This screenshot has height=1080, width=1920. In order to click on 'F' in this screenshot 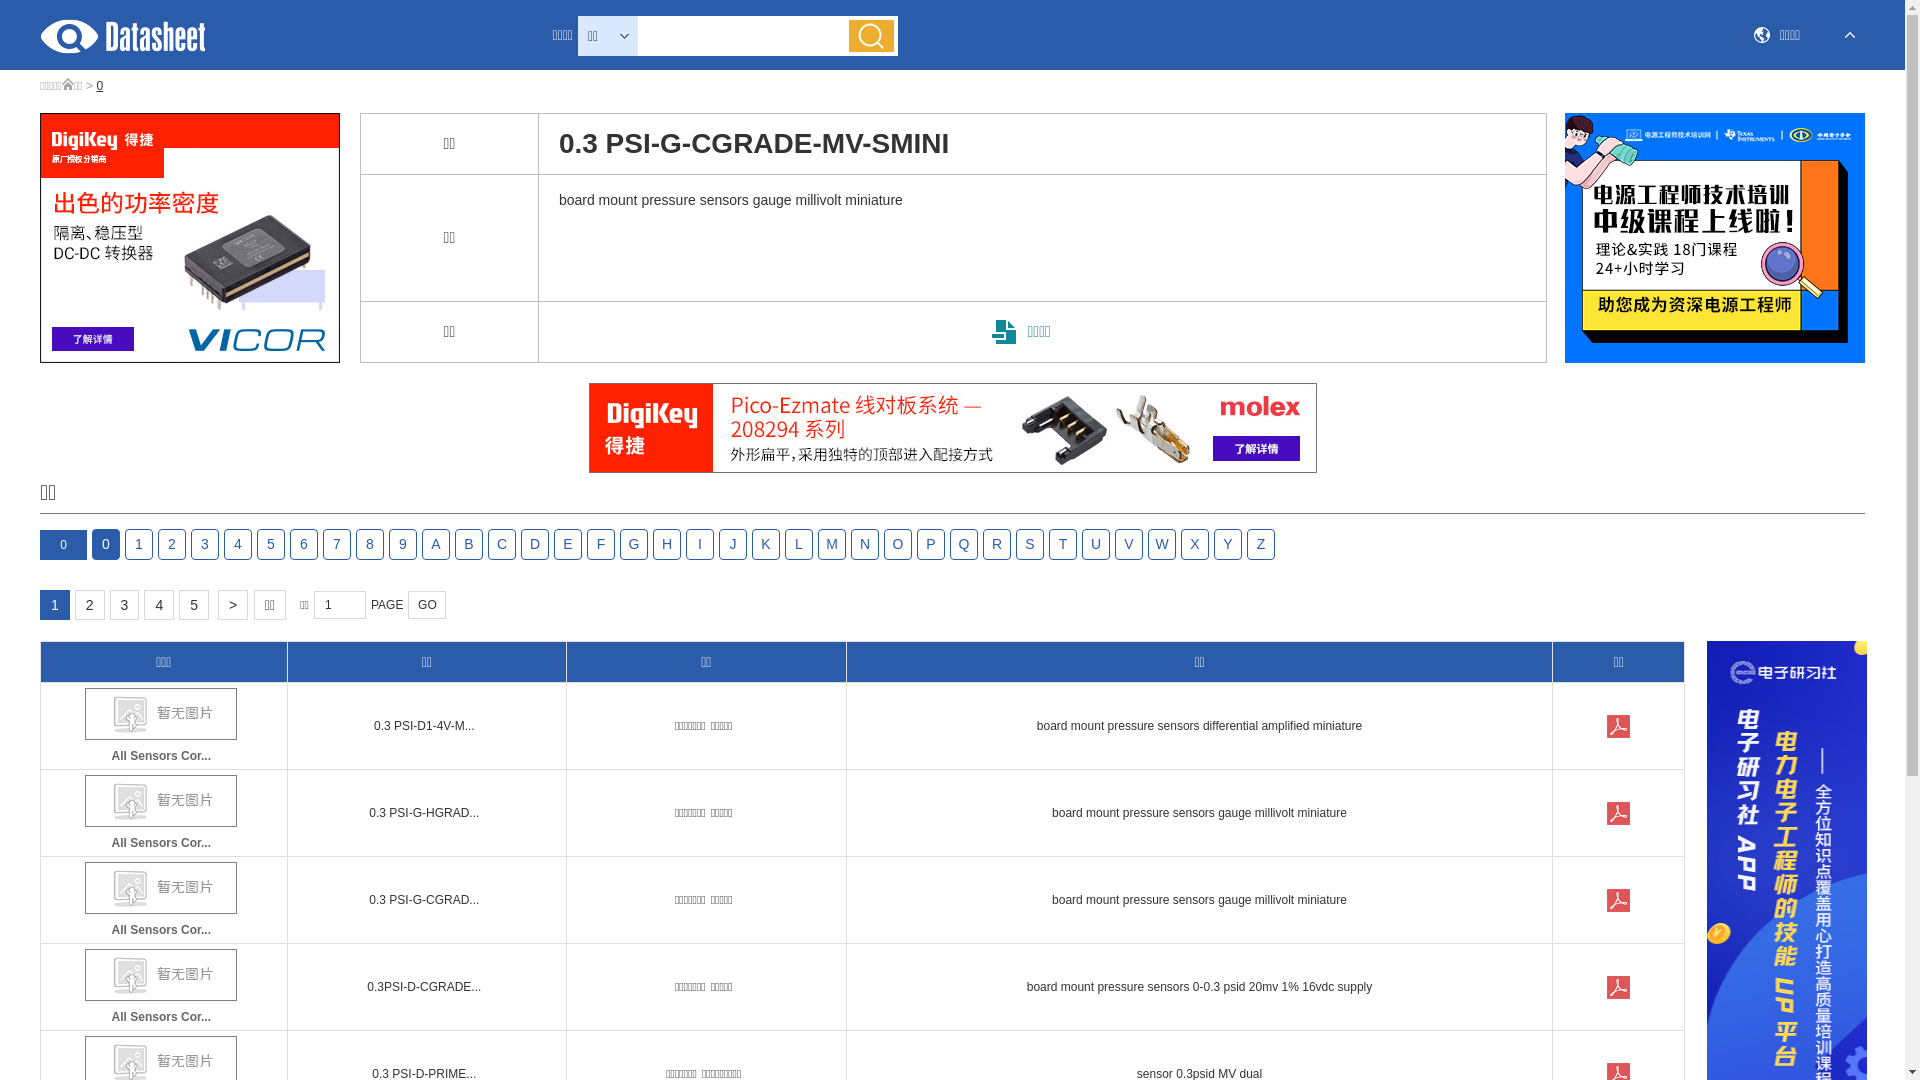, I will do `click(599, 544)`.